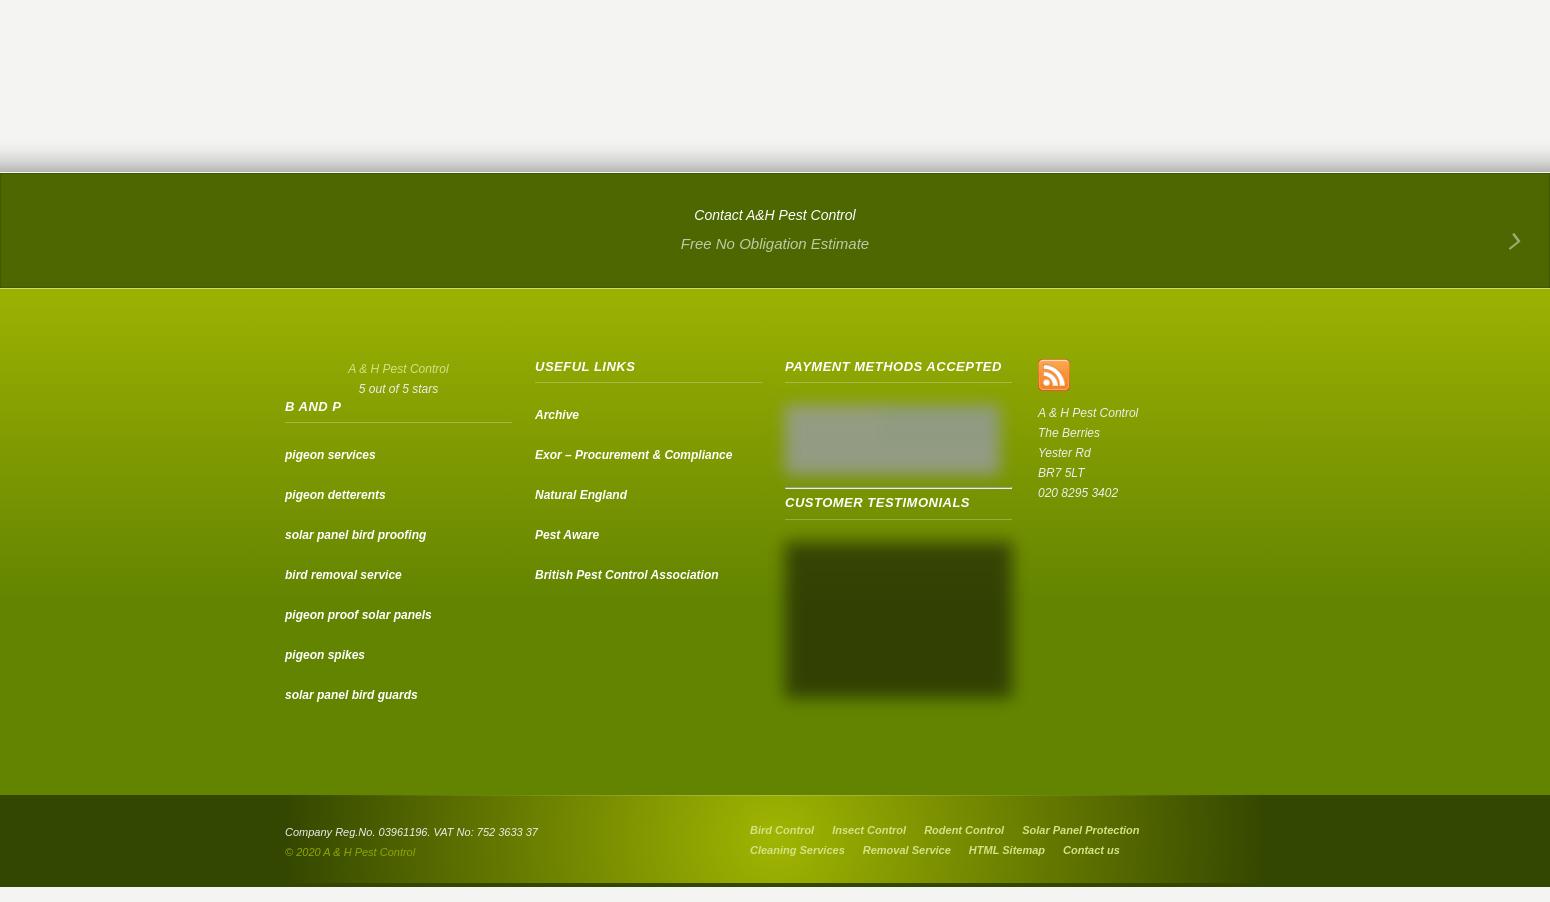  Describe the element at coordinates (1062, 850) in the screenshot. I see `'Contact us'` at that location.